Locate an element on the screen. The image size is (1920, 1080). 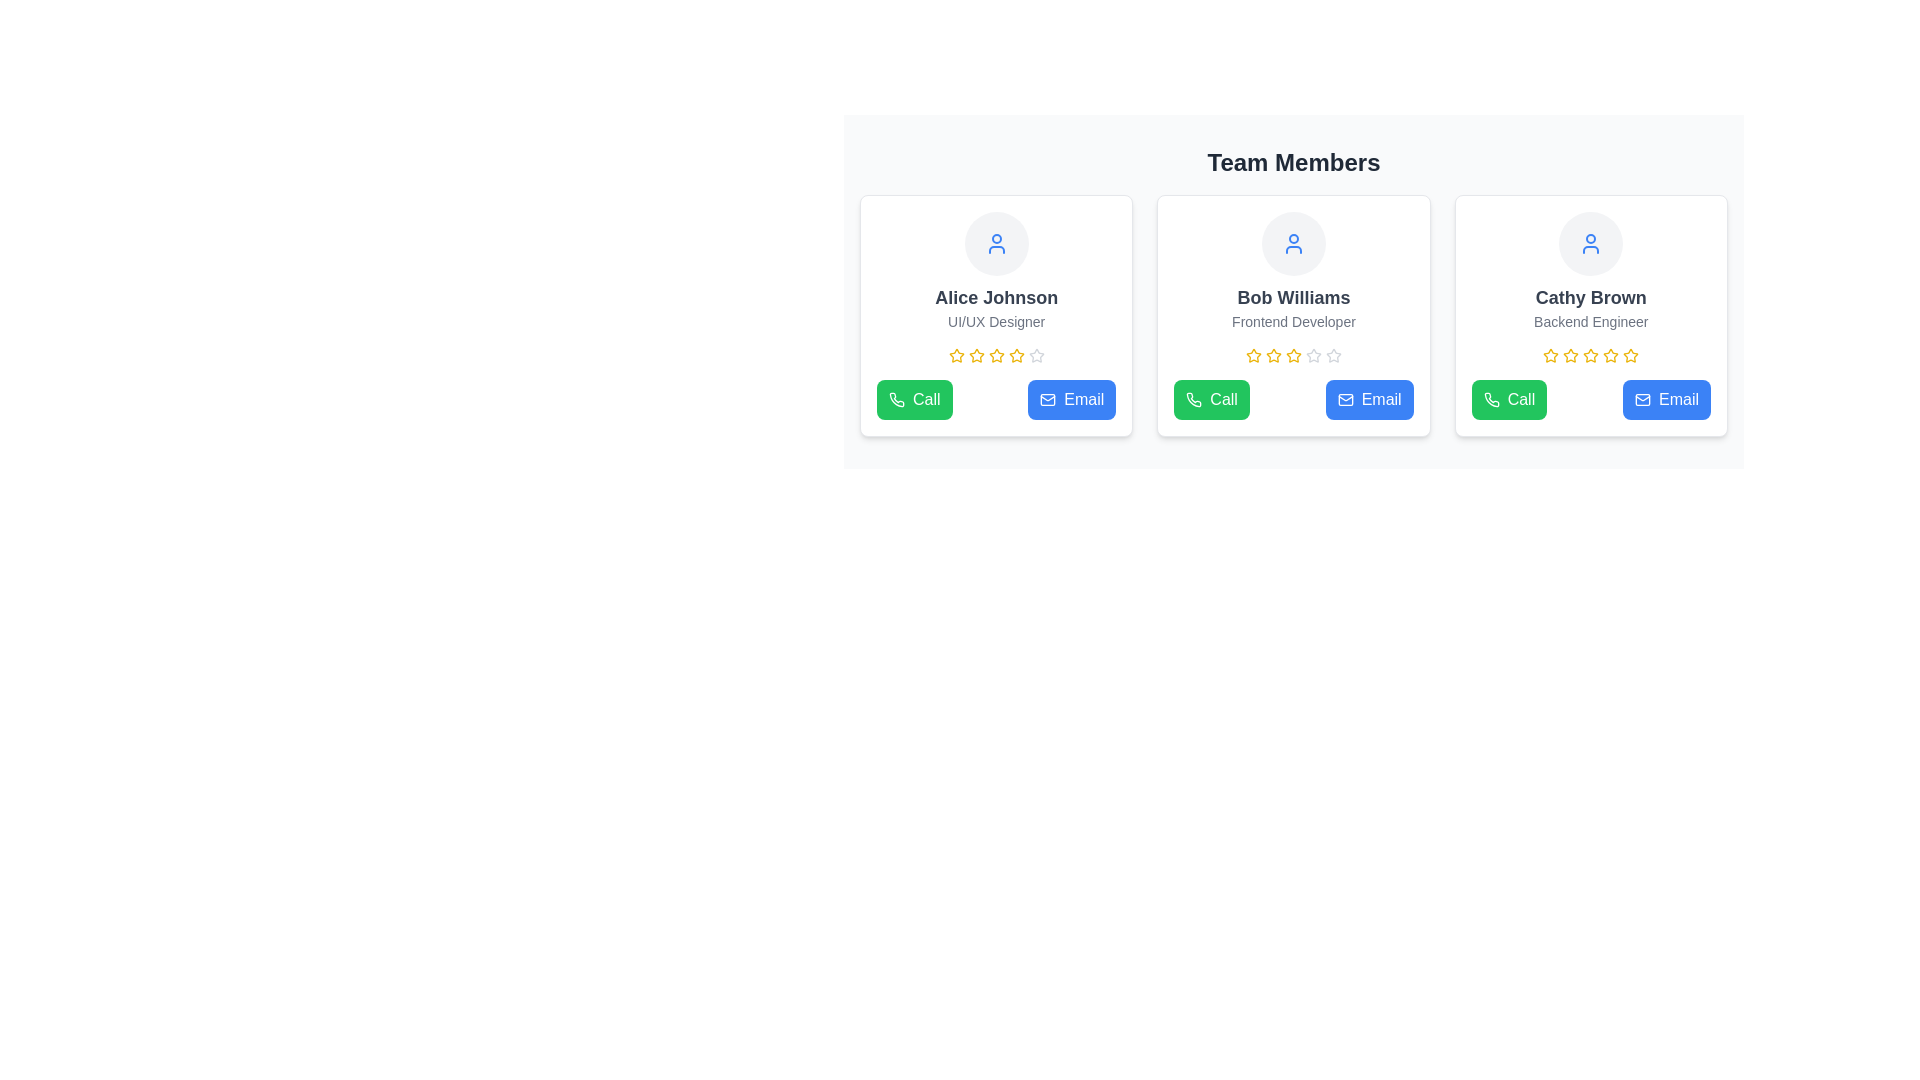
the fourth star-shaped icon in the rating display for Cathy Brown's profile card is located at coordinates (1590, 354).